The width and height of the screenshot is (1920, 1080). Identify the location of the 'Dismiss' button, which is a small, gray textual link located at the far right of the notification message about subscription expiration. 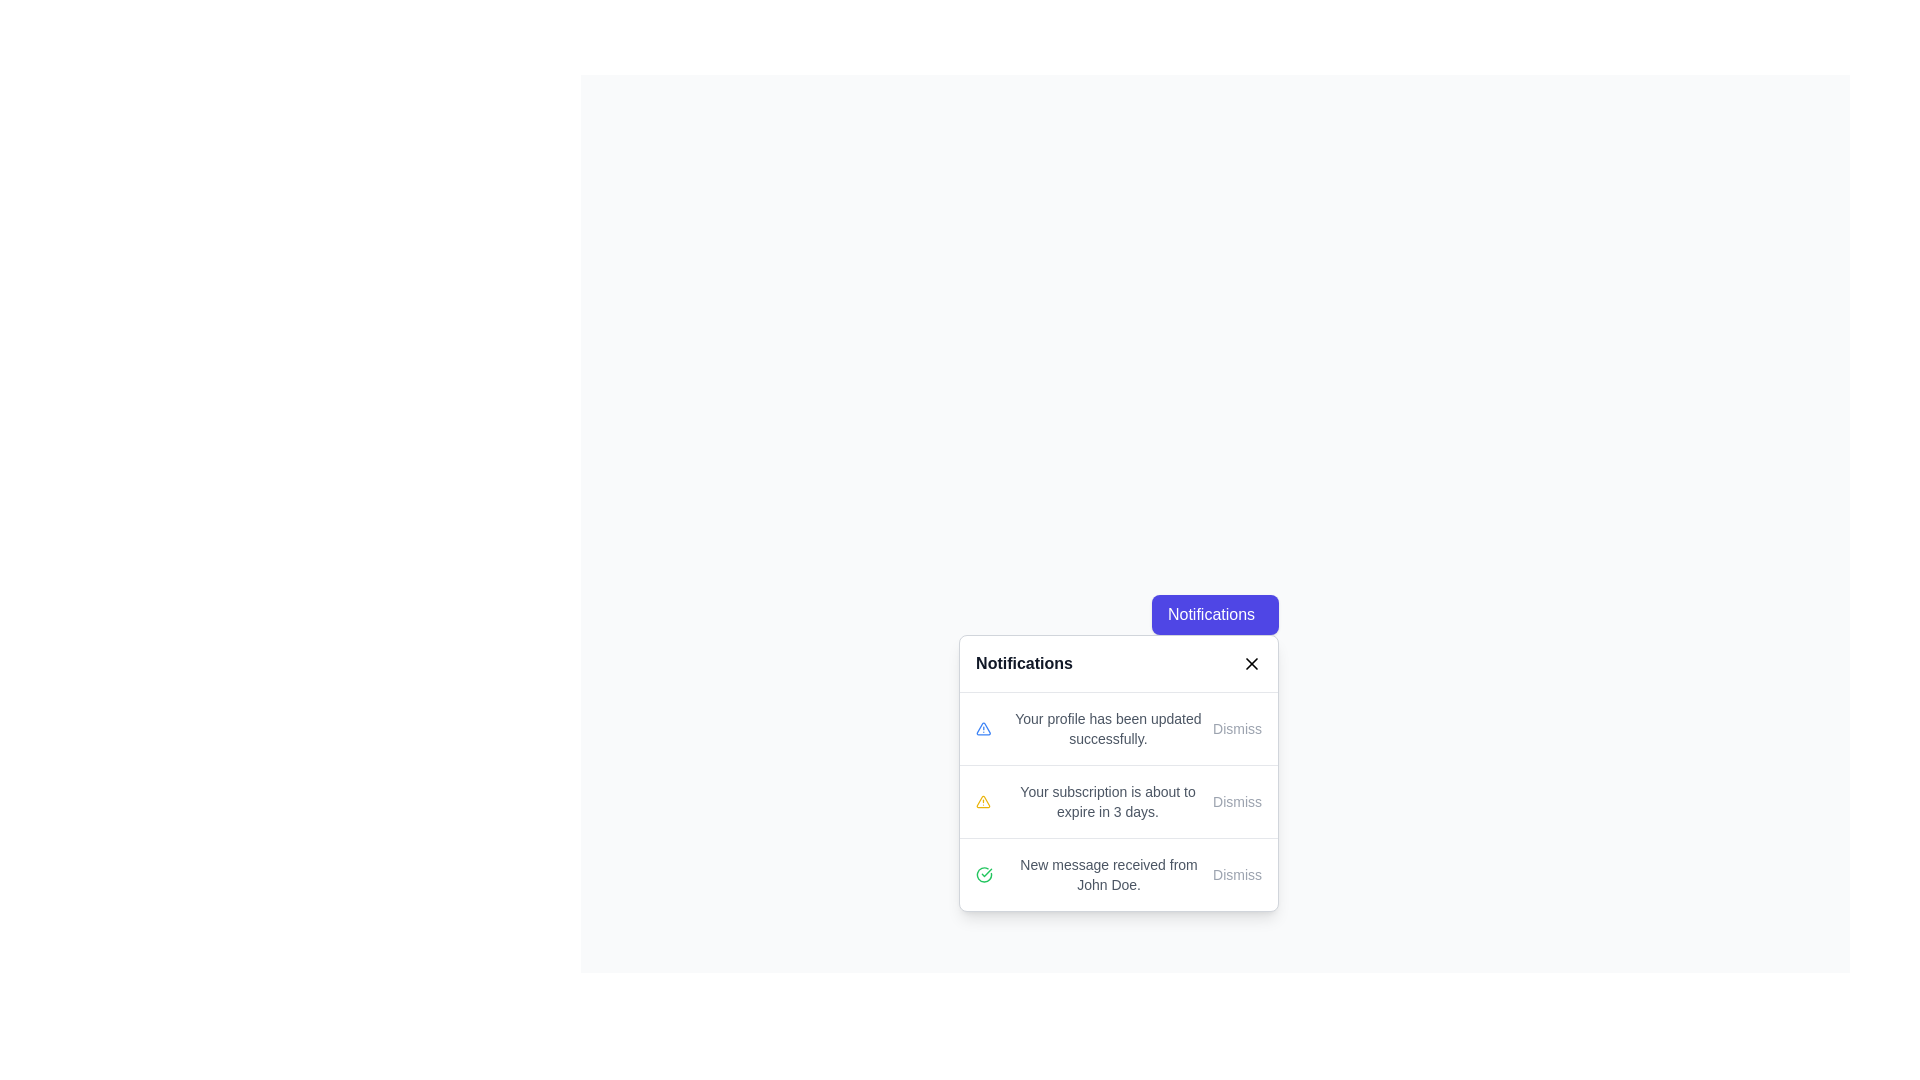
(1236, 801).